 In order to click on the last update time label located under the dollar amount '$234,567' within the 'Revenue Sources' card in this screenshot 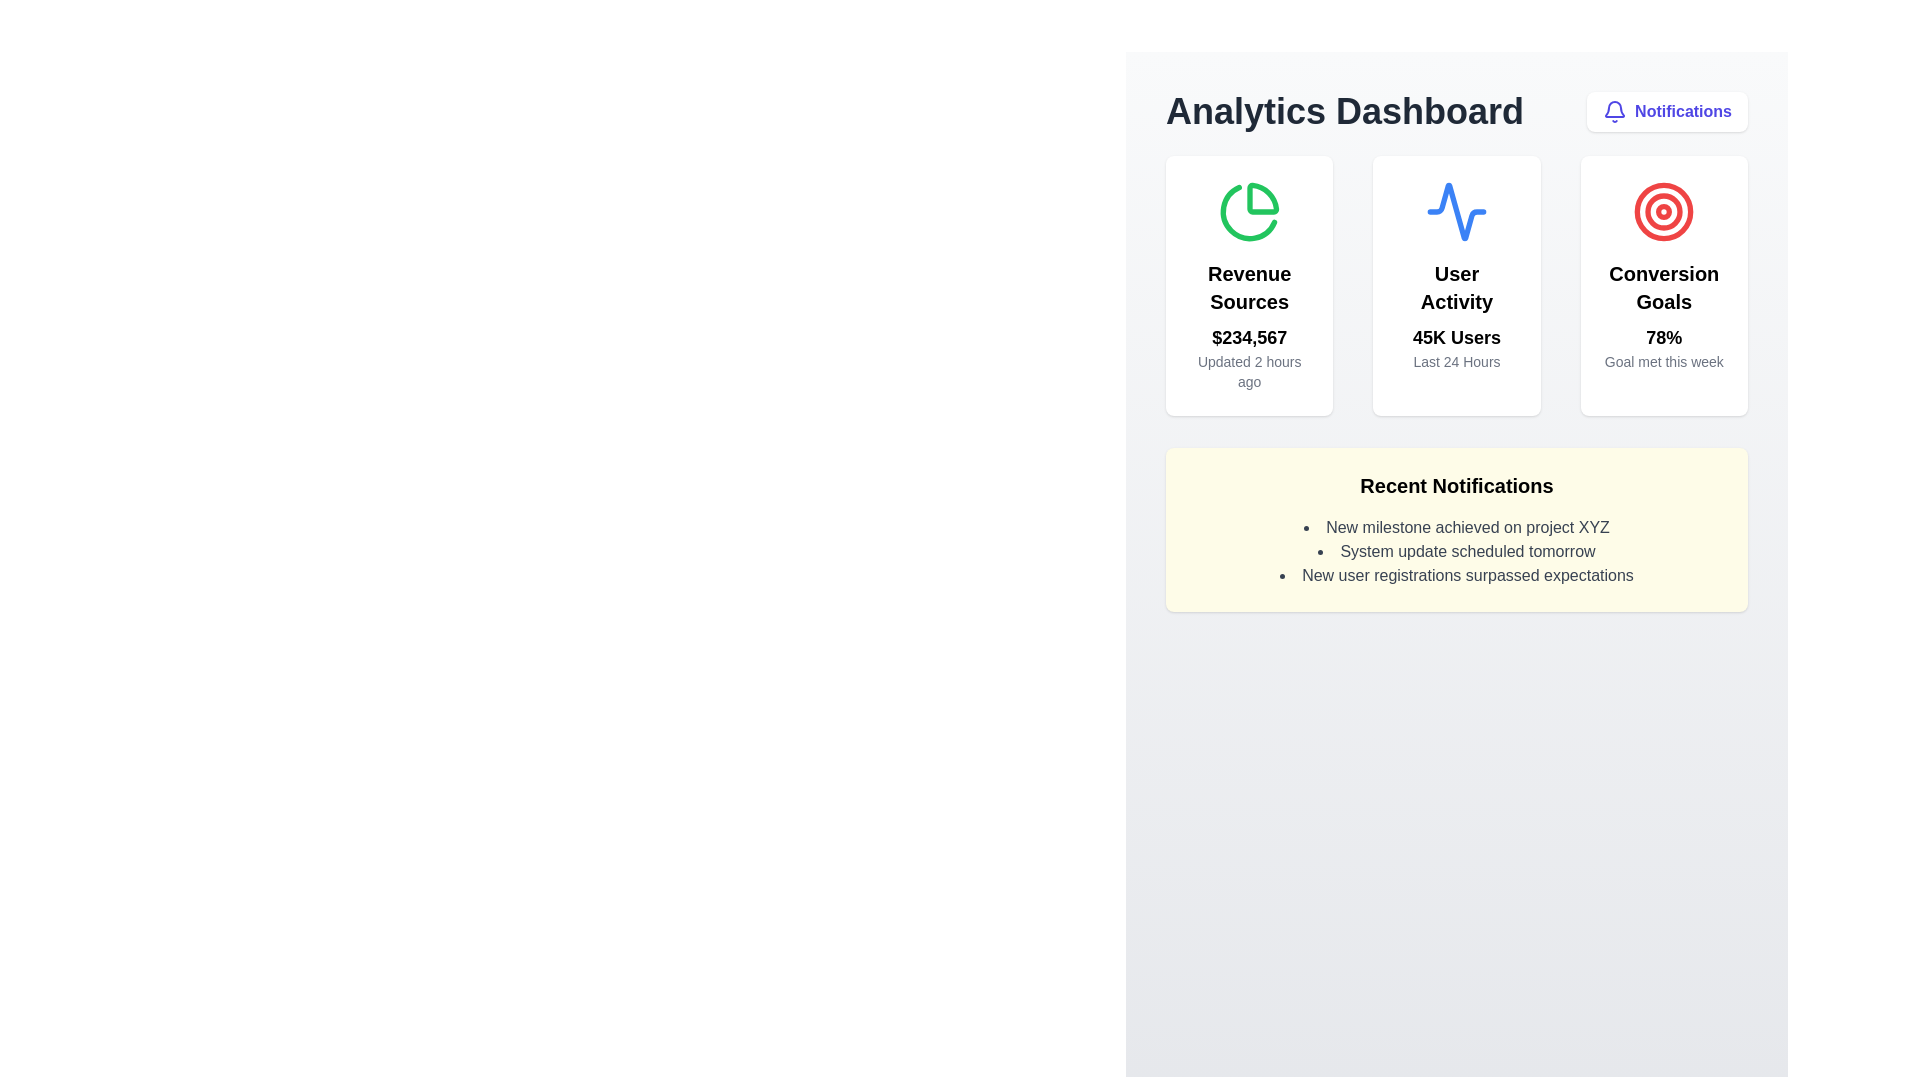, I will do `click(1248, 371)`.